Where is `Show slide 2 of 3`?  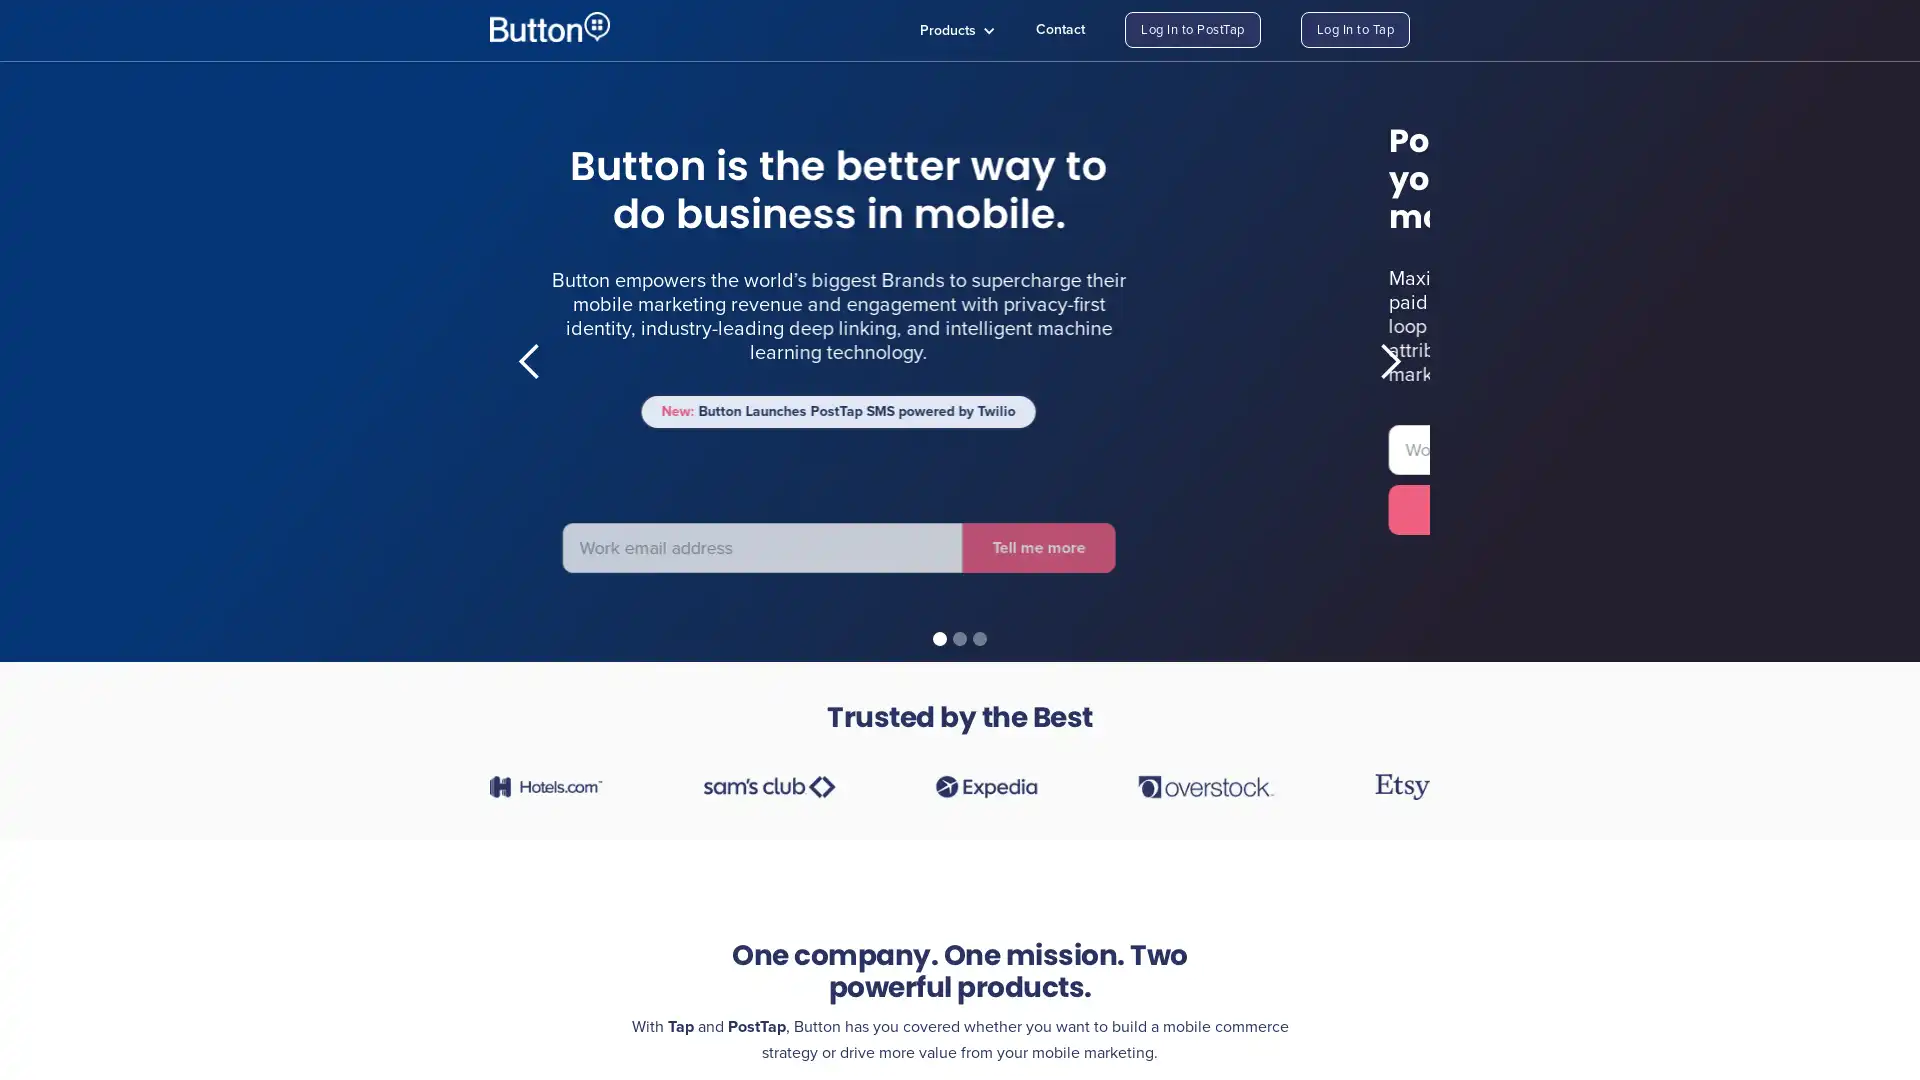
Show slide 2 of 3 is located at coordinates (960, 639).